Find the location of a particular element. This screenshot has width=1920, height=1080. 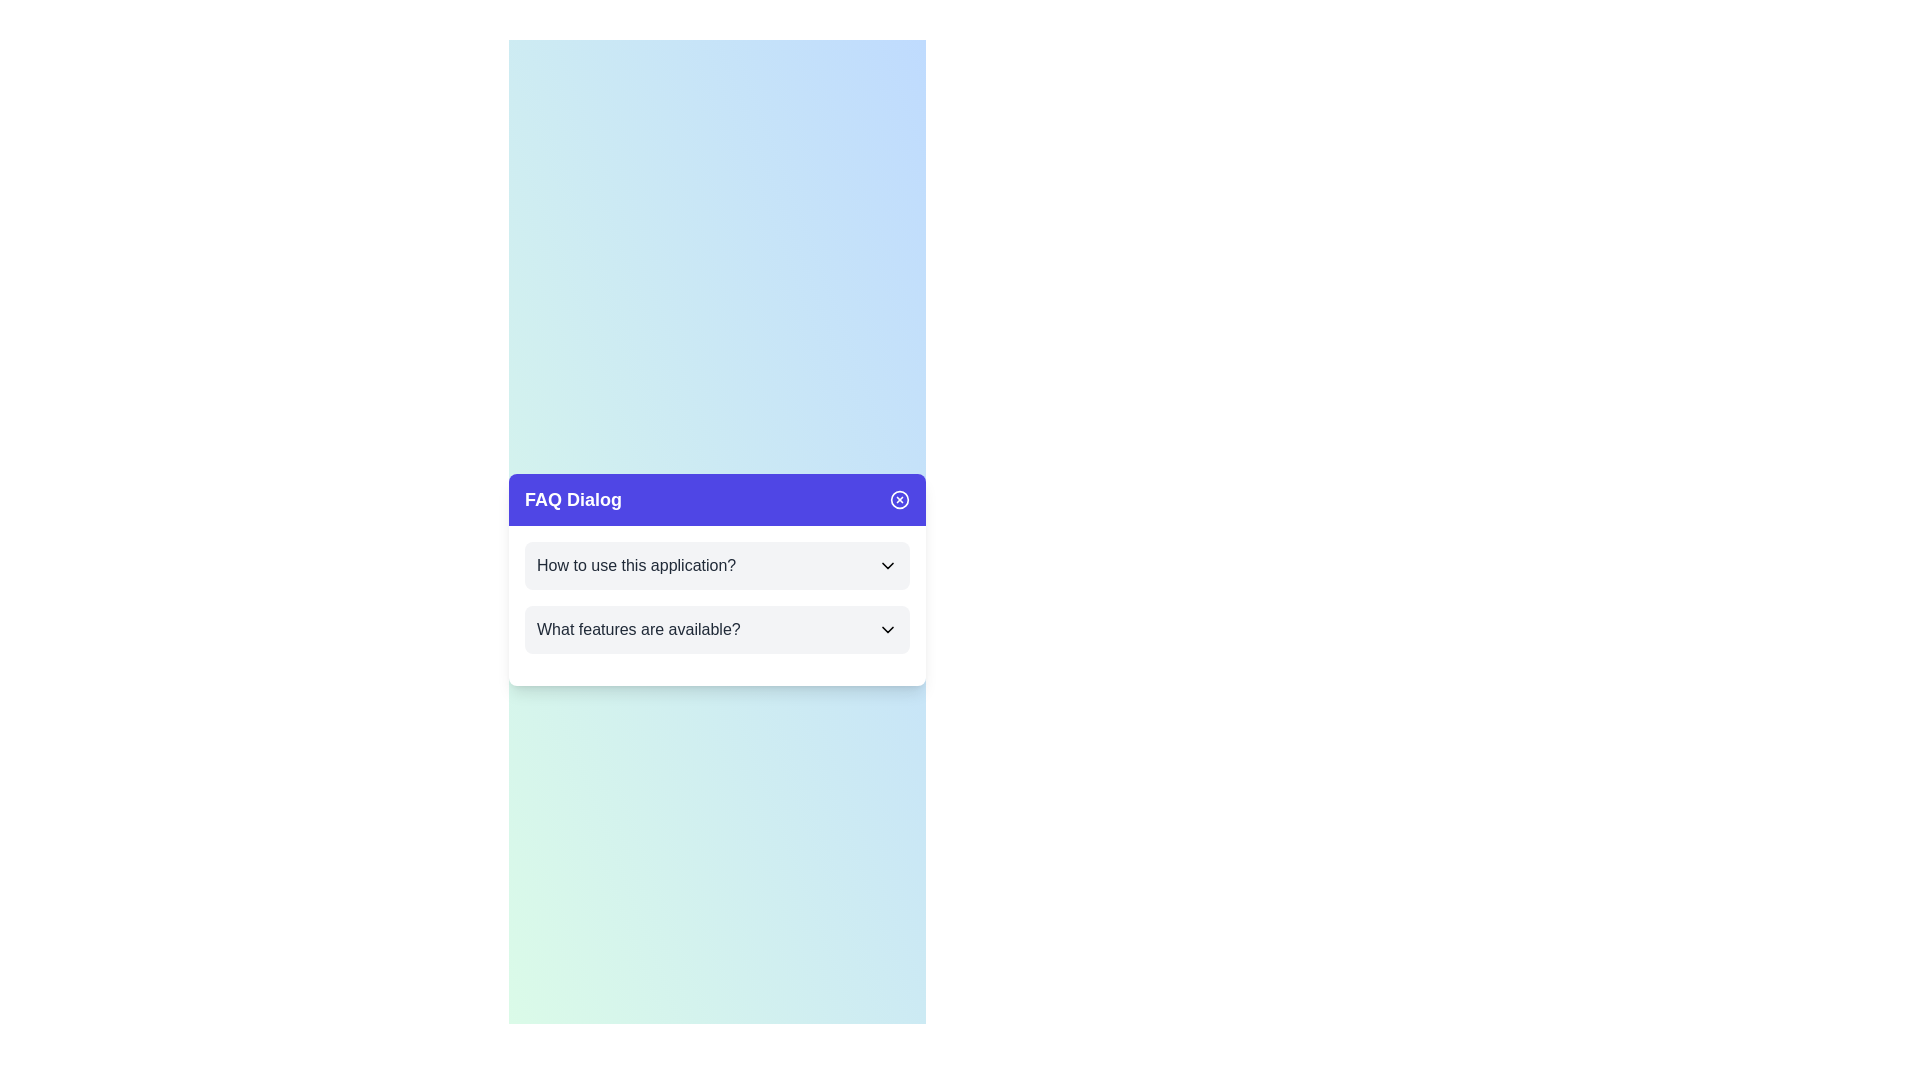

the FAQ item titled 'How to use this application?' to expand or collapse it is located at coordinates (717, 566).